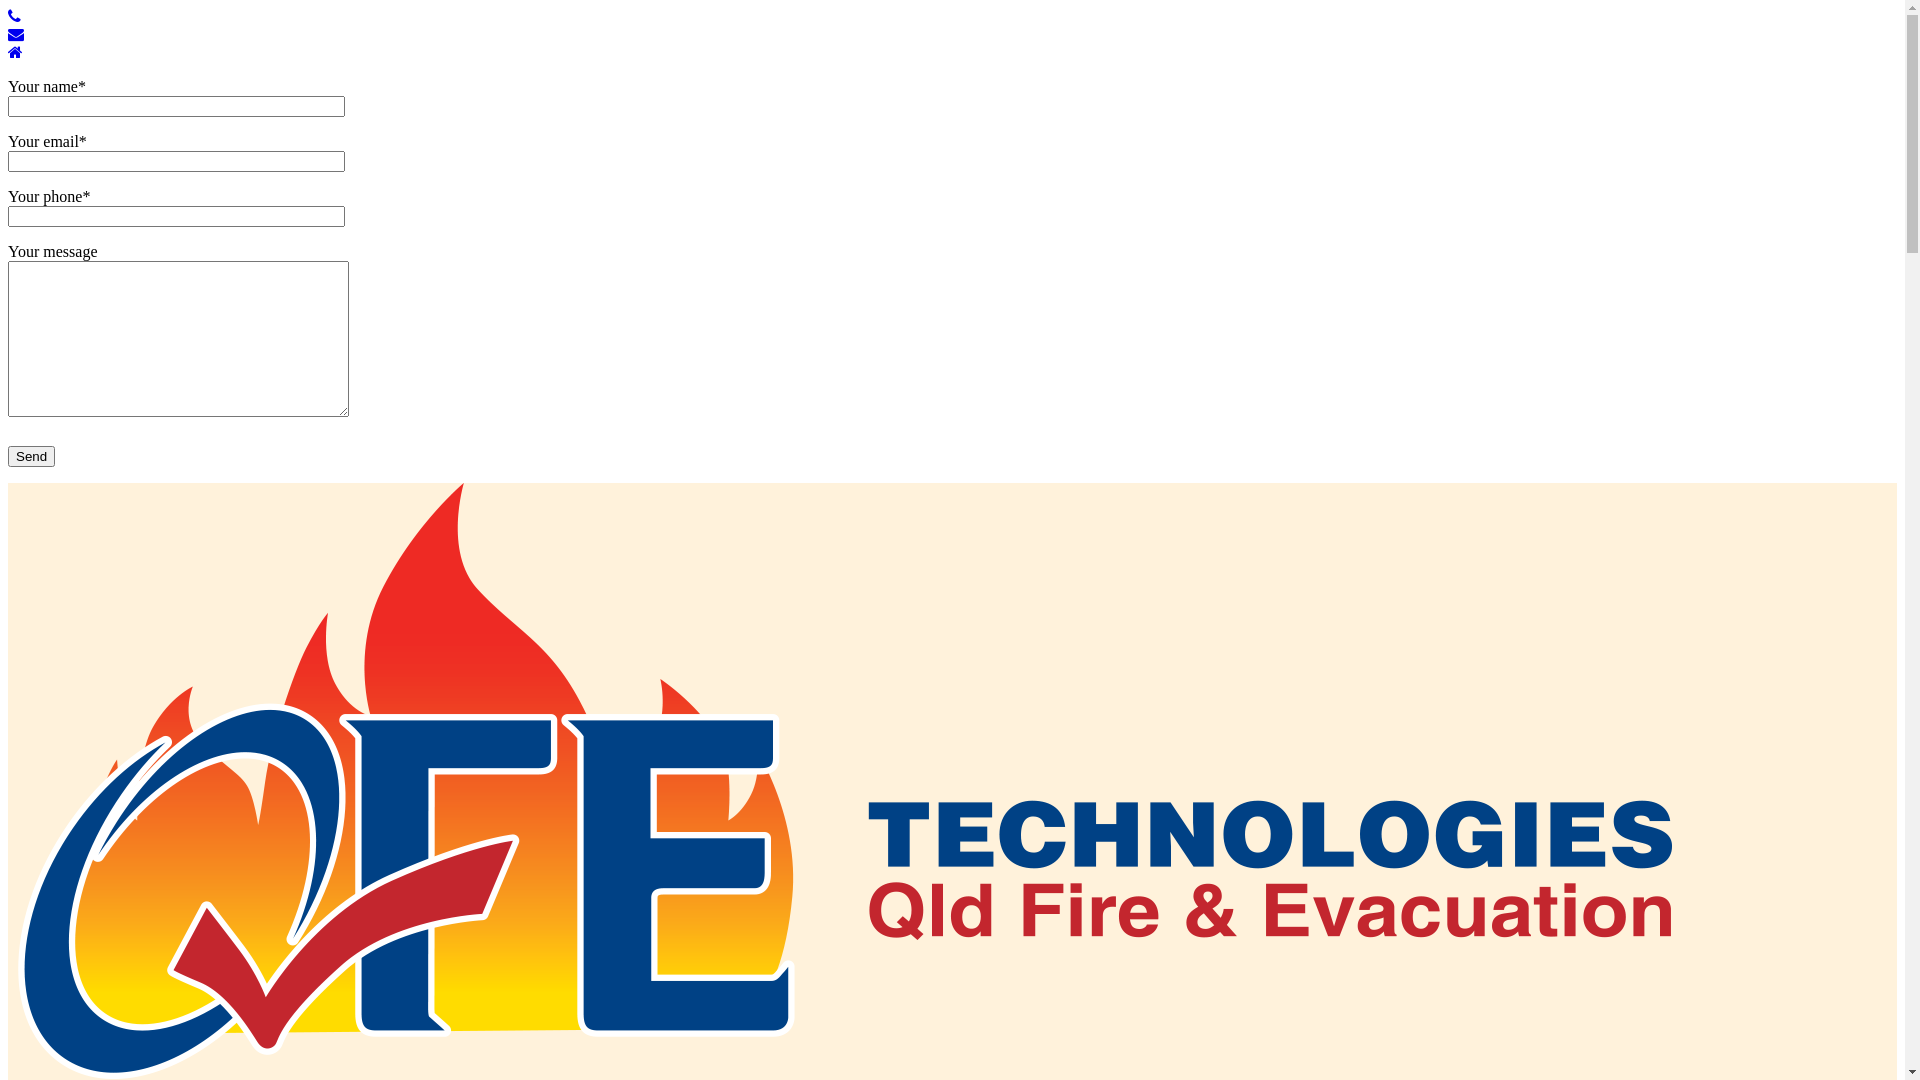  What do you see at coordinates (31, 456) in the screenshot?
I see `'Send'` at bounding box center [31, 456].